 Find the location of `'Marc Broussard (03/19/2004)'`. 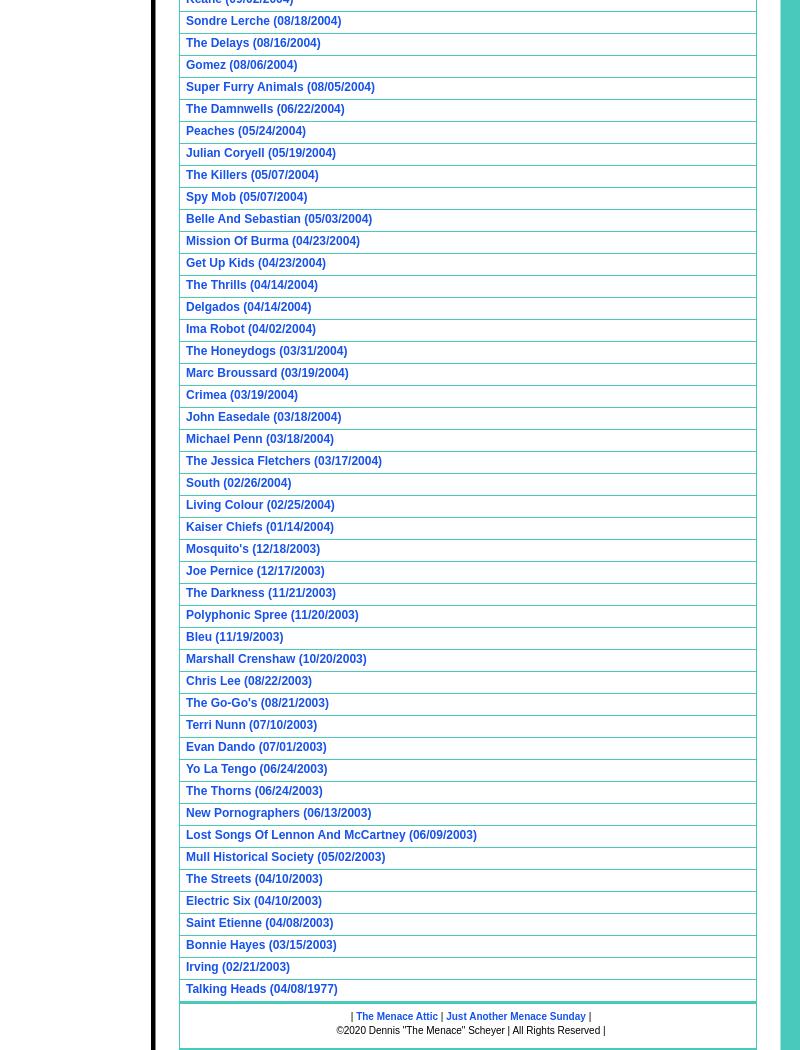

'Marc Broussard (03/19/2004)' is located at coordinates (265, 371).